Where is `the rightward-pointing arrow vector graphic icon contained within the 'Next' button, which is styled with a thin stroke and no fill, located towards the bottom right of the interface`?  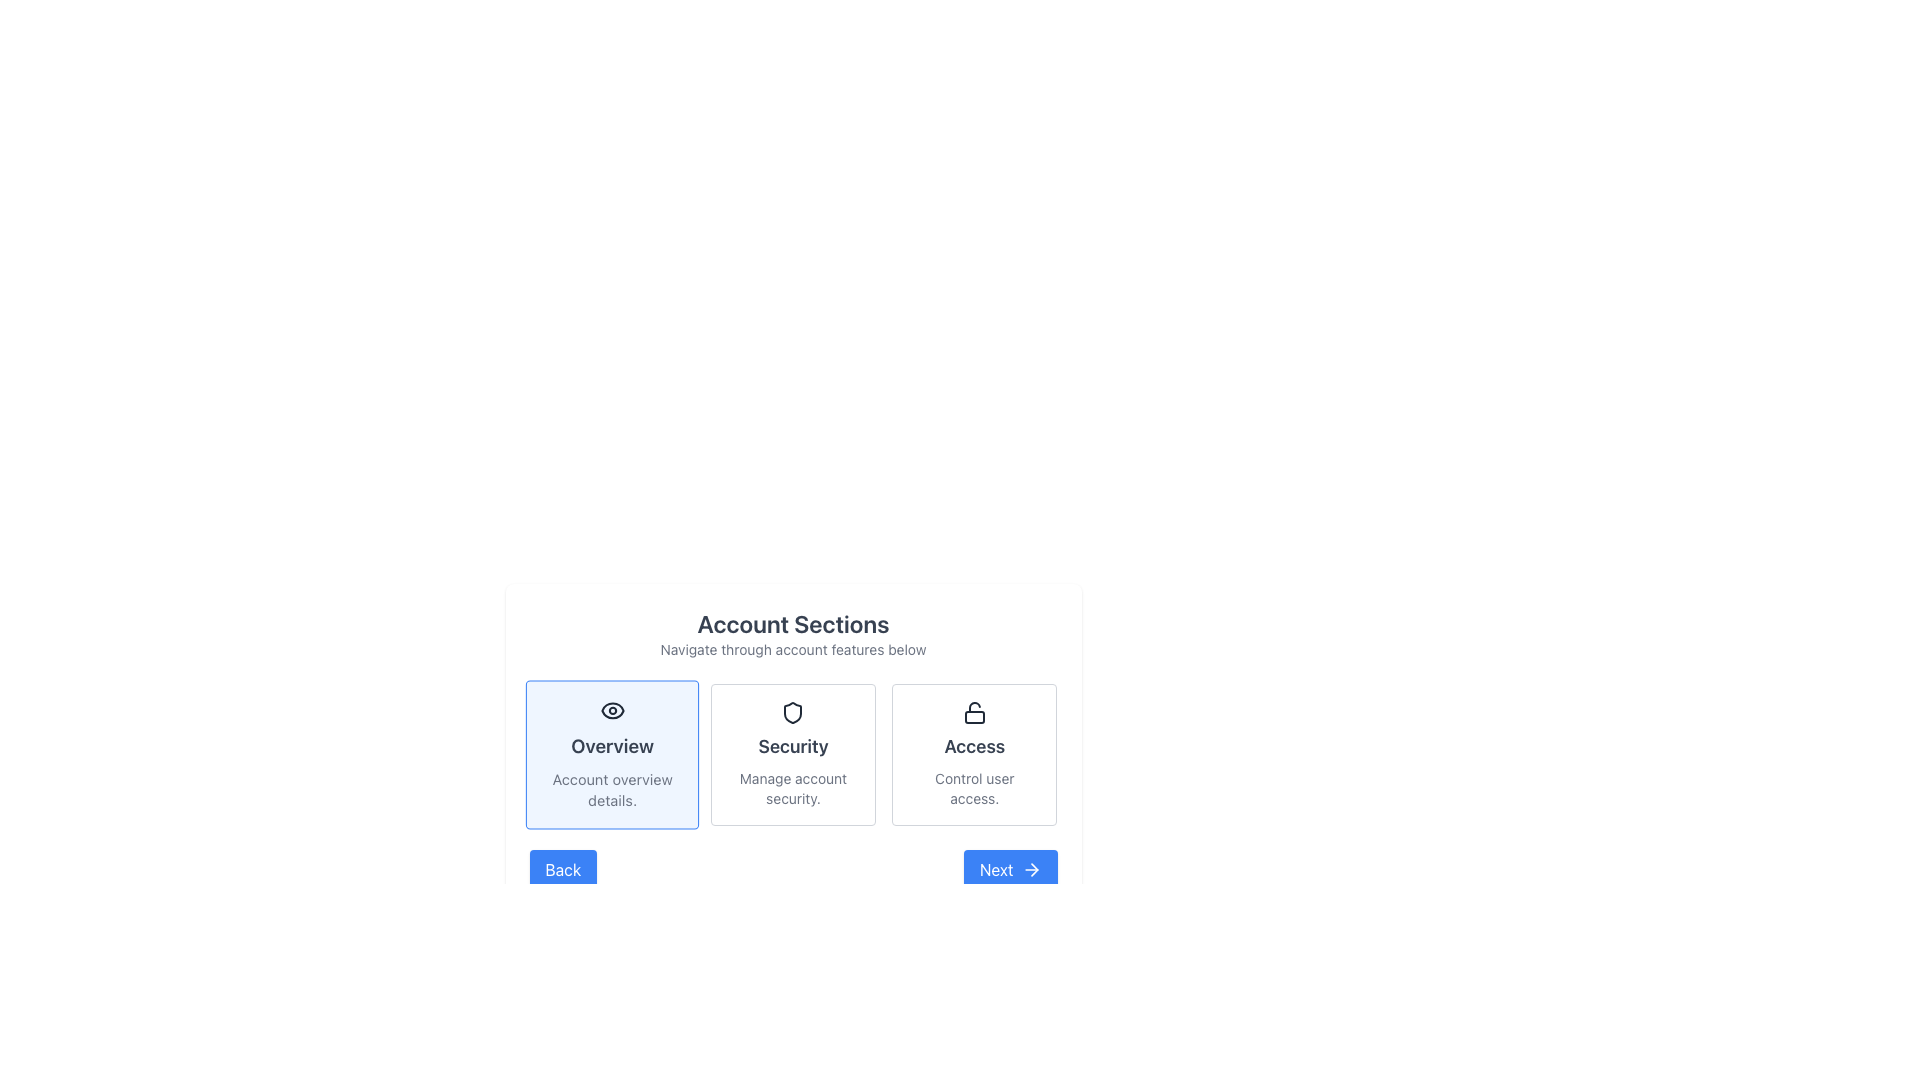 the rightward-pointing arrow vector graphic icon contained within the 'Next' button, which is styled with a thin stroke and no fill, located towards the bottom right of the interface is located at coordinates (1034, 869).